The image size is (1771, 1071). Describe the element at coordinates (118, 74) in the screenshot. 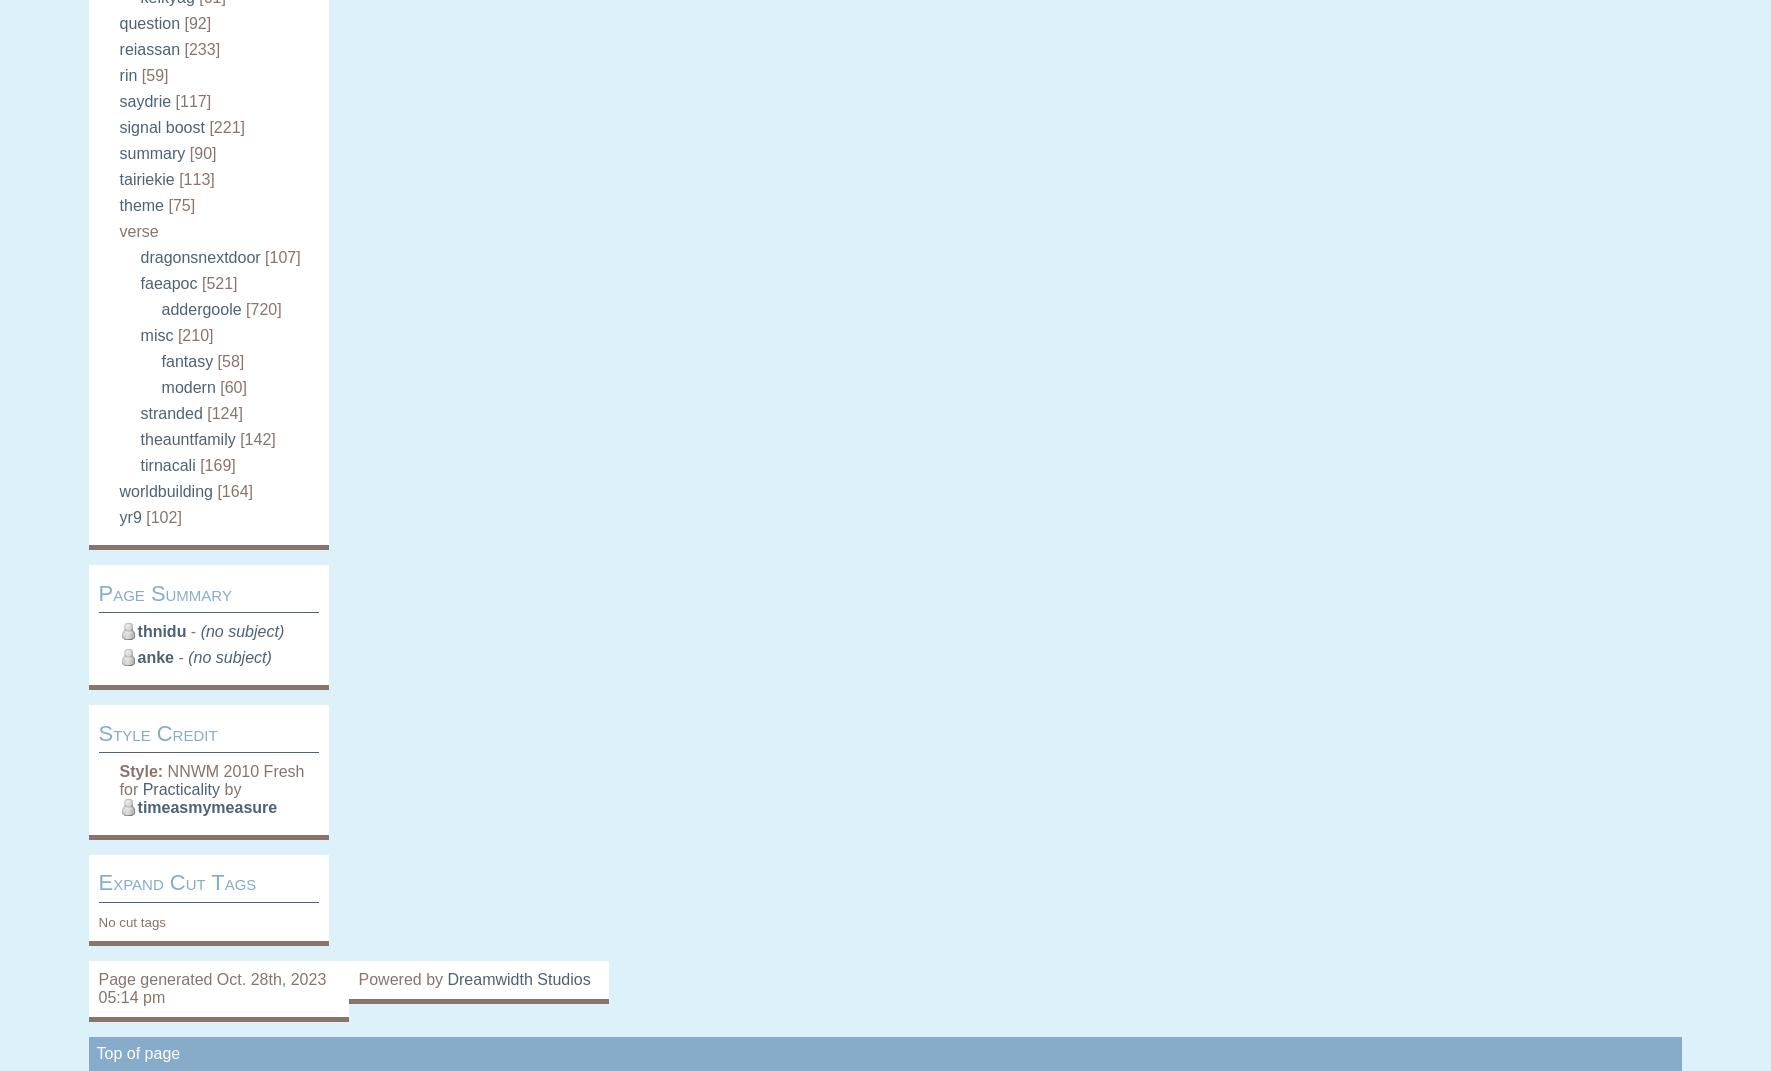

I see `'rin'` at that location.